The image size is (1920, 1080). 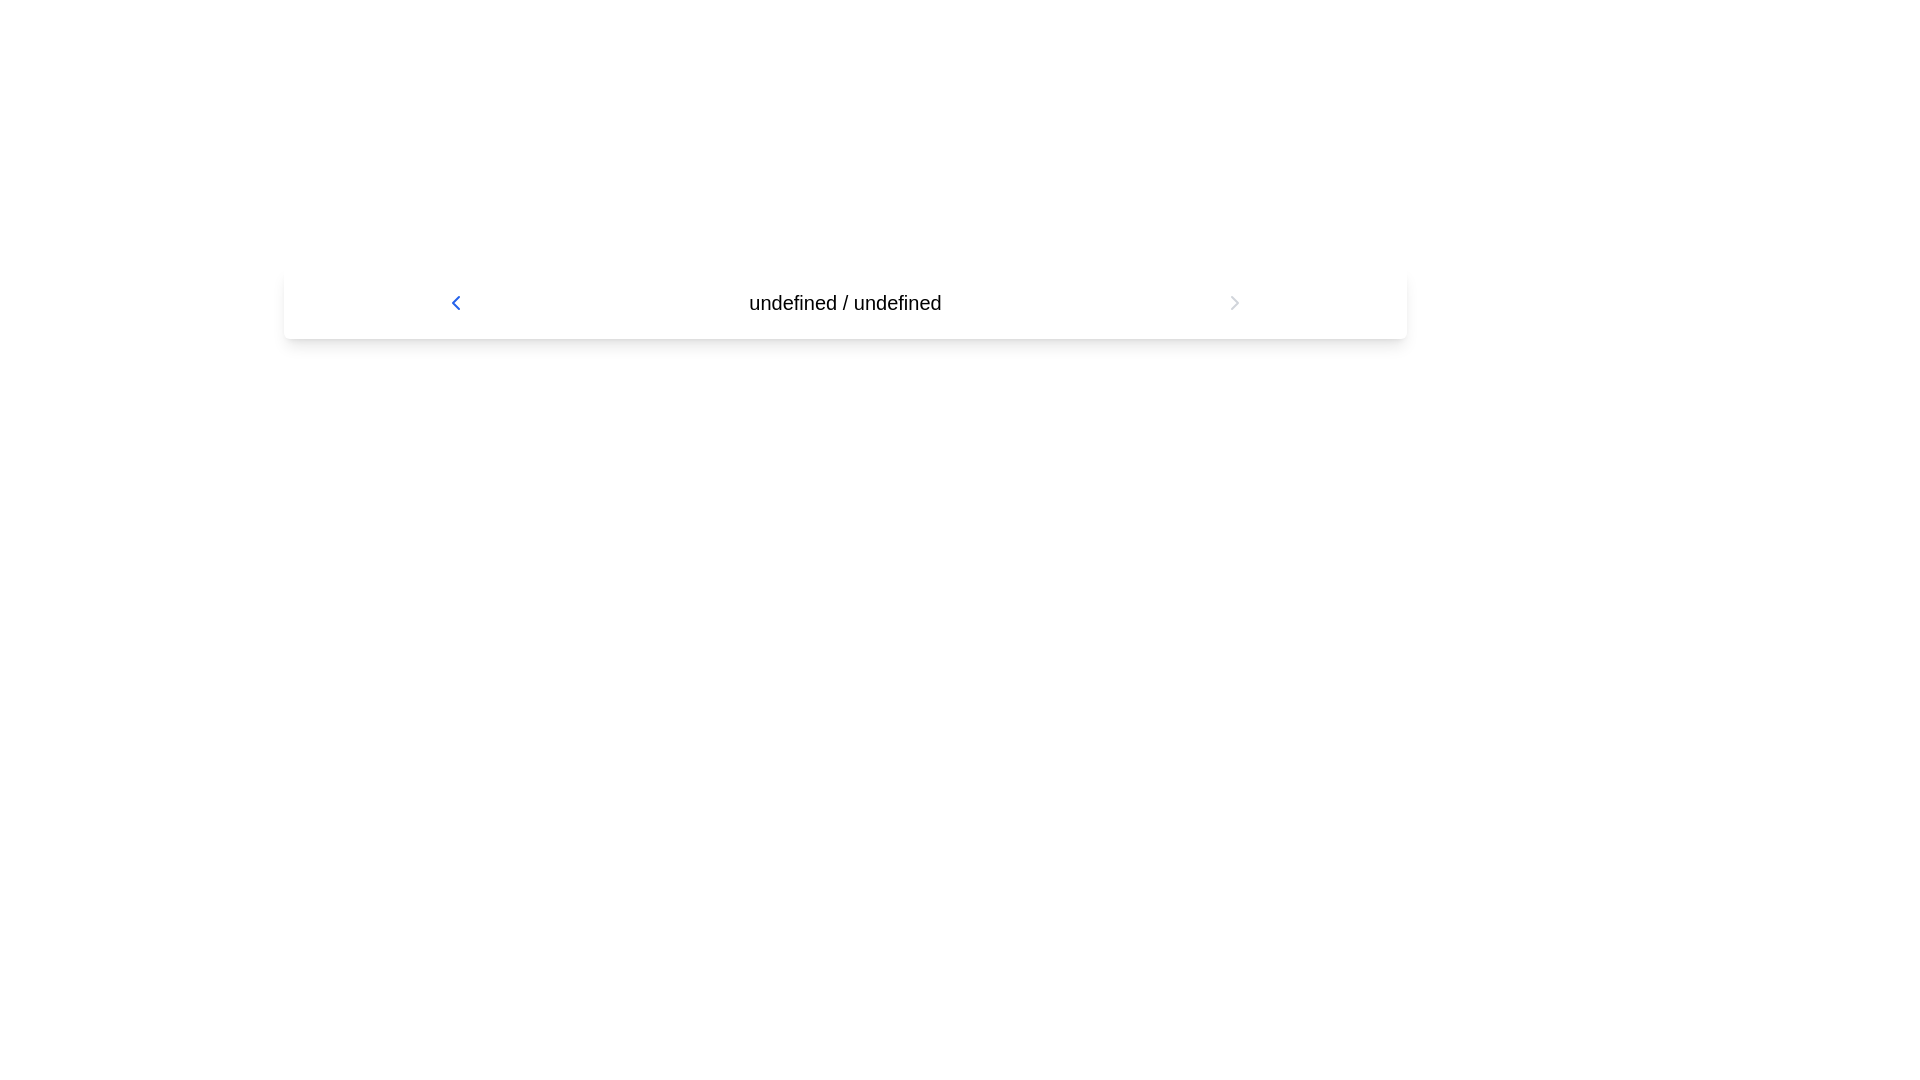 I want to click on the left-pointing blue arrow button located at the left end of the pagination bar, so click(x=455, y=303).